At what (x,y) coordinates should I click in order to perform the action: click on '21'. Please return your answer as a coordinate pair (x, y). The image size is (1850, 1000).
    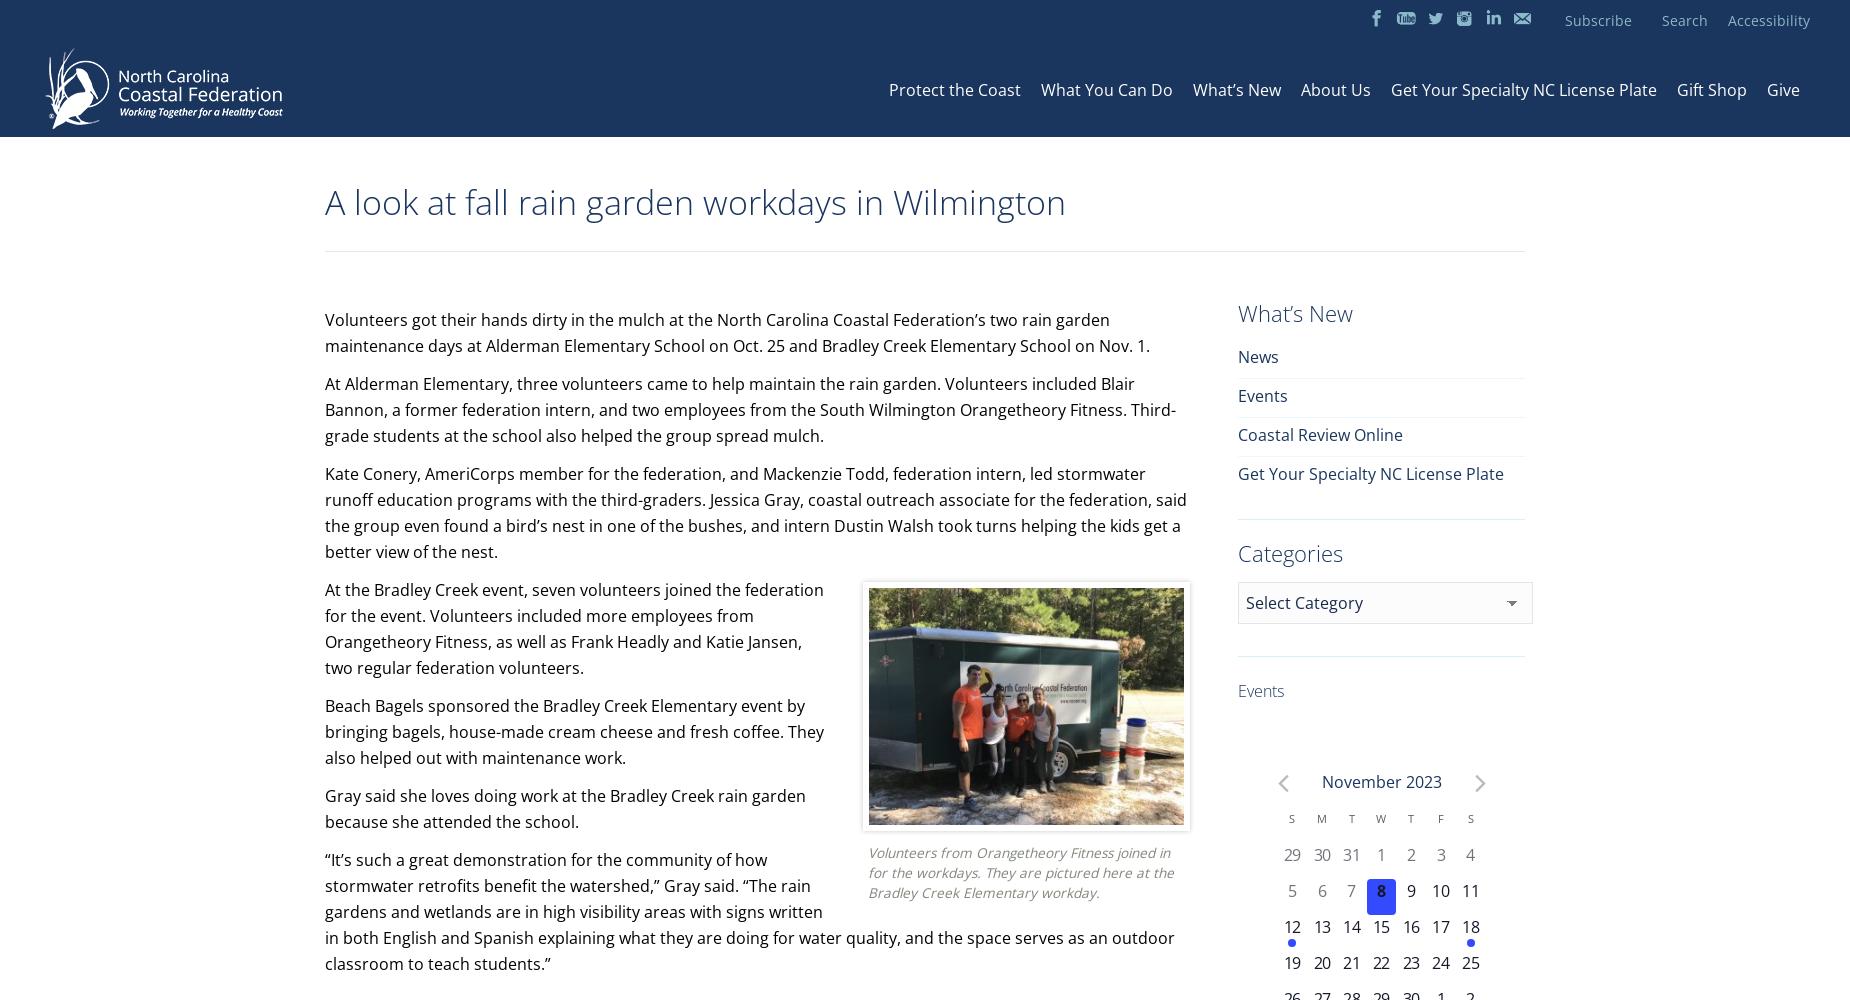
    Looking at the image, I should click on (1350, 962).